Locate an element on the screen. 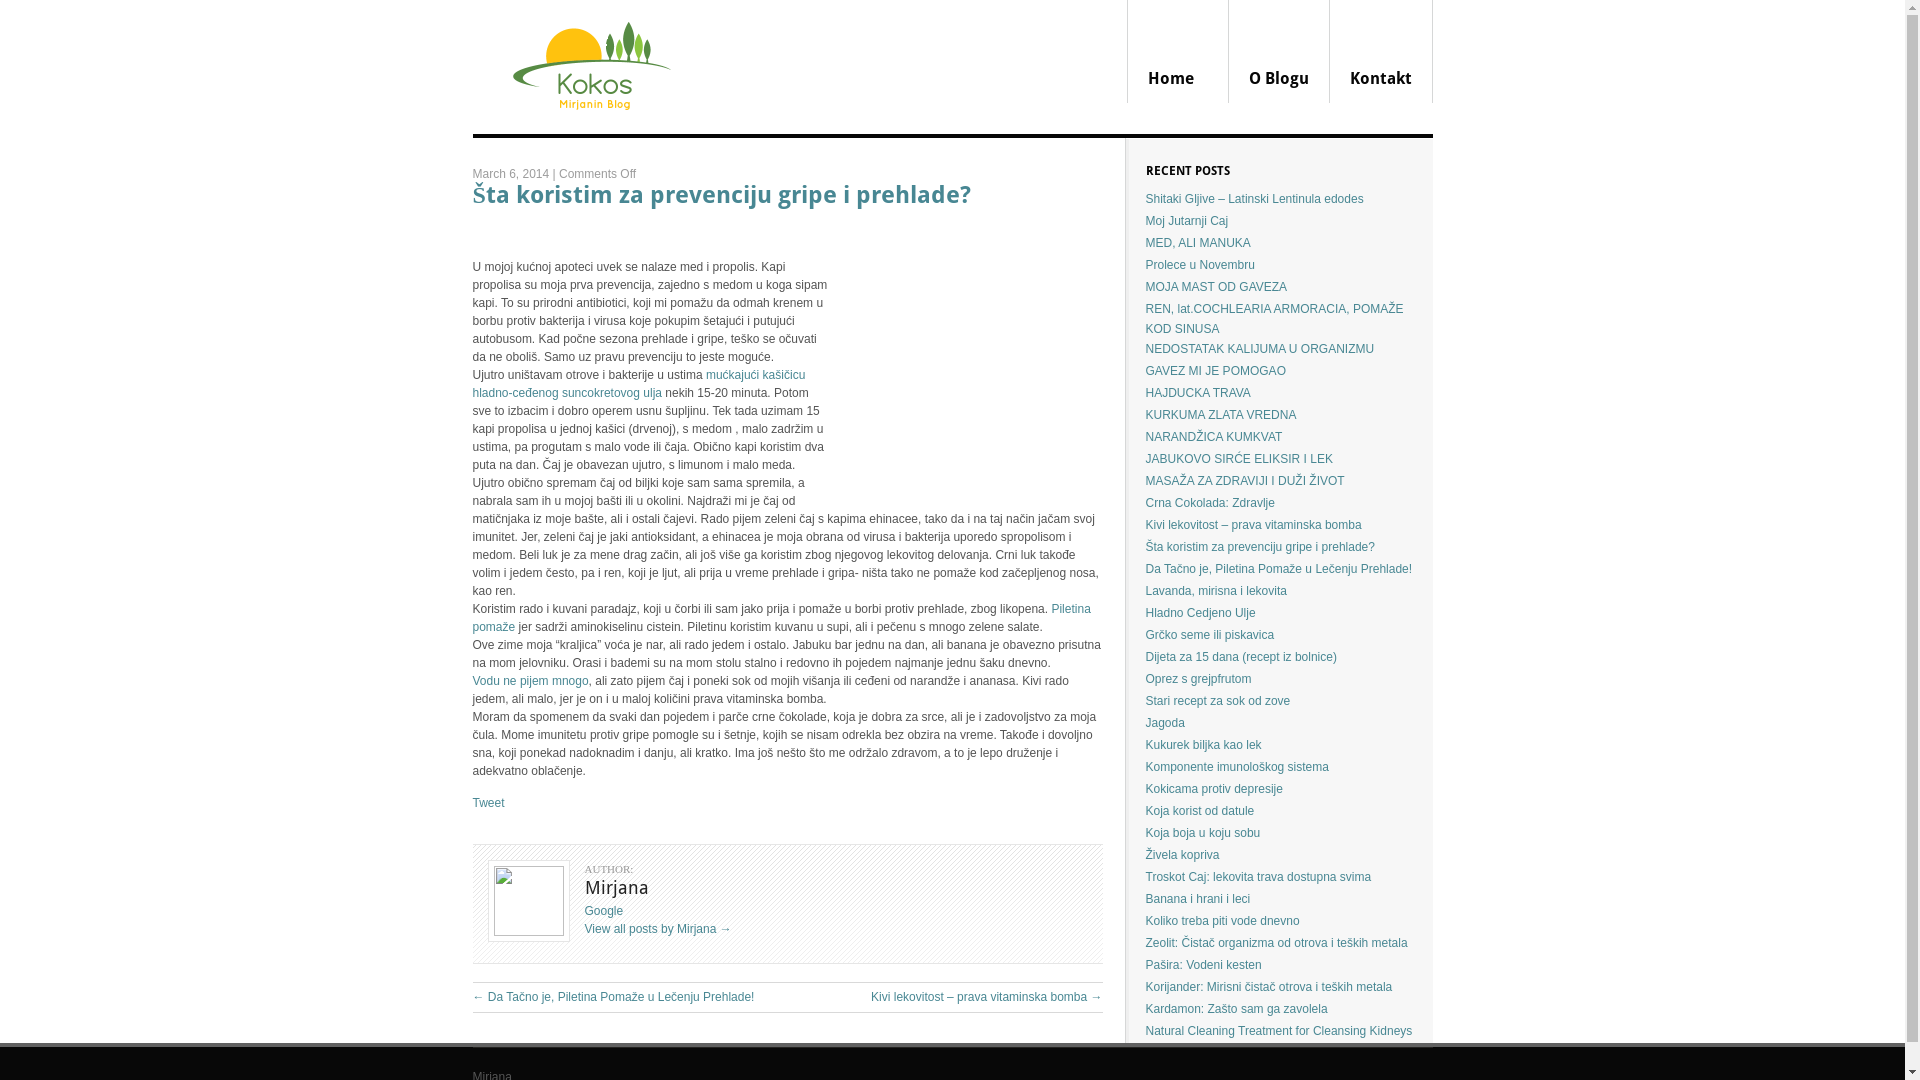  'NEDOSTATAK KALIJUMA U ORGANIZMU' is located at coordinates (1259, 347).